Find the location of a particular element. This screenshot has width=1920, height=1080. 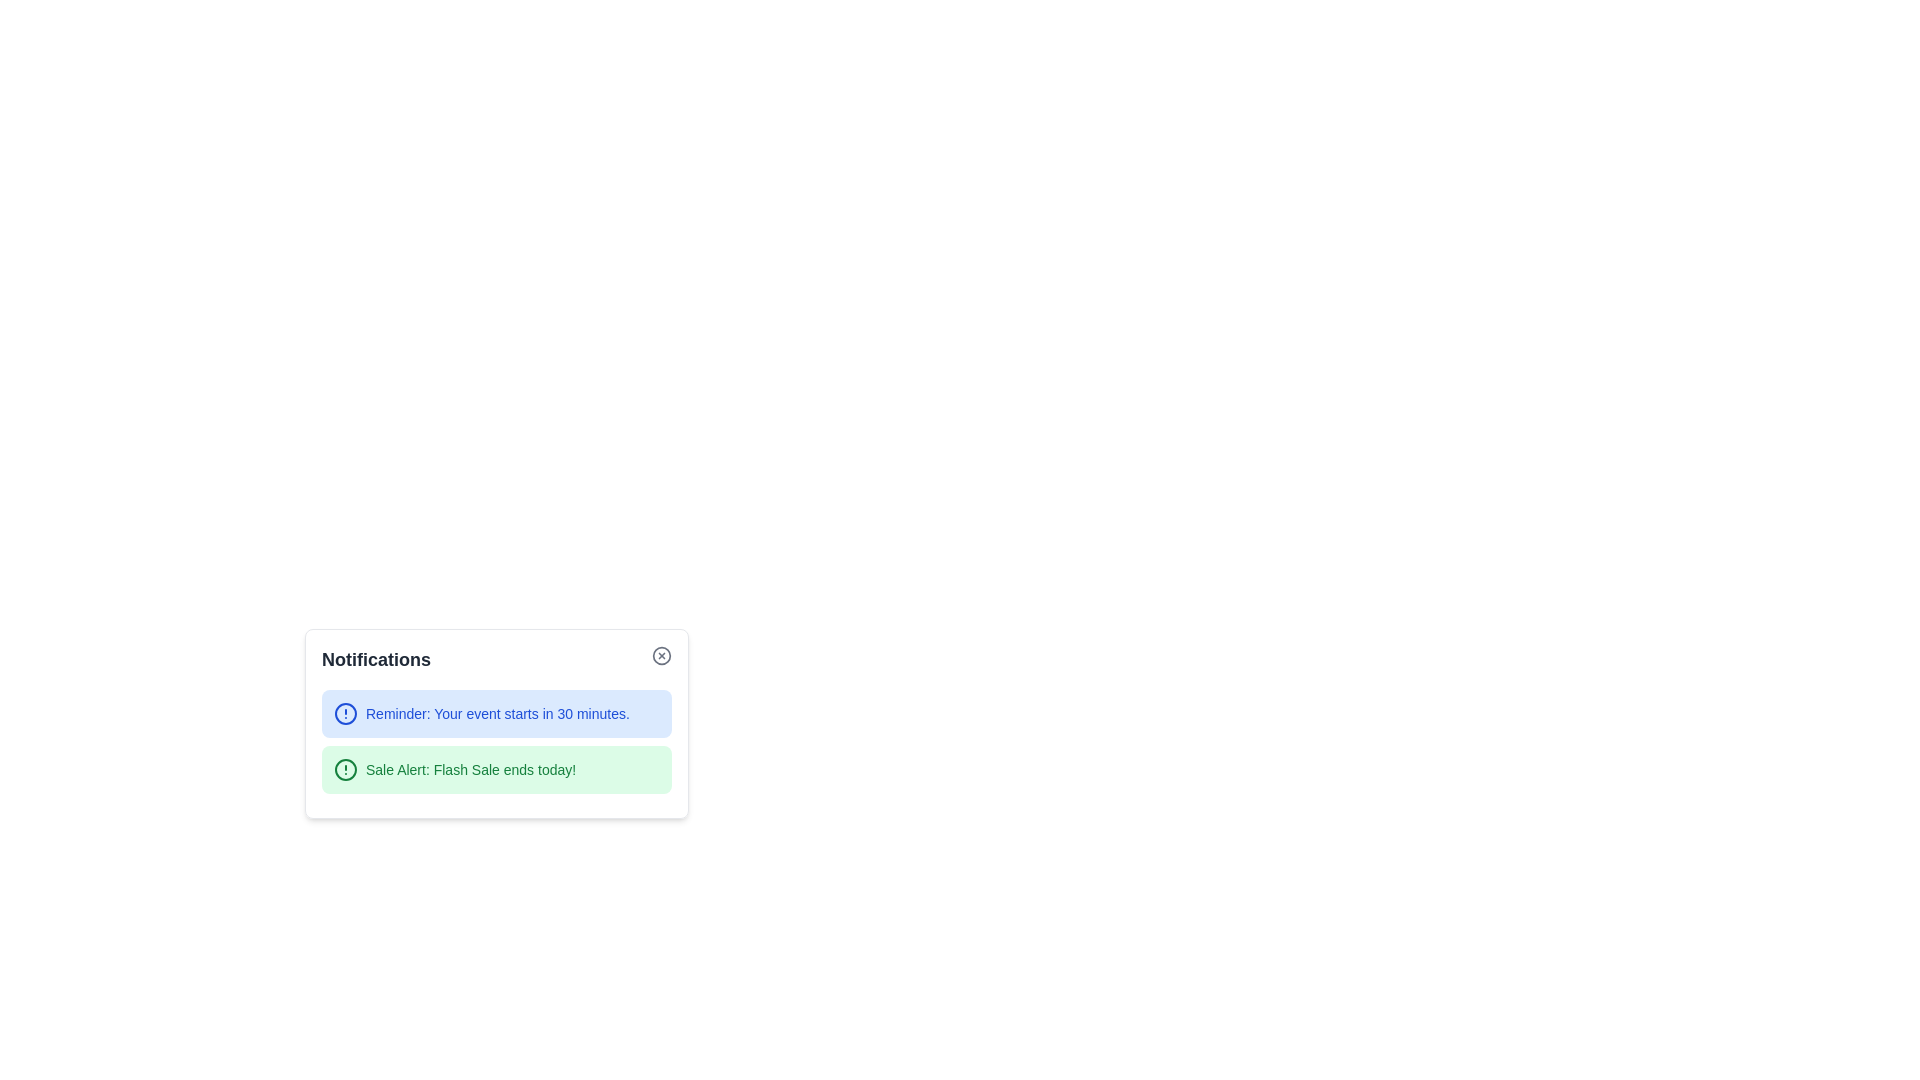

the close button located at the right end of the 'Notifications' header is located at coordinates (662, 655).